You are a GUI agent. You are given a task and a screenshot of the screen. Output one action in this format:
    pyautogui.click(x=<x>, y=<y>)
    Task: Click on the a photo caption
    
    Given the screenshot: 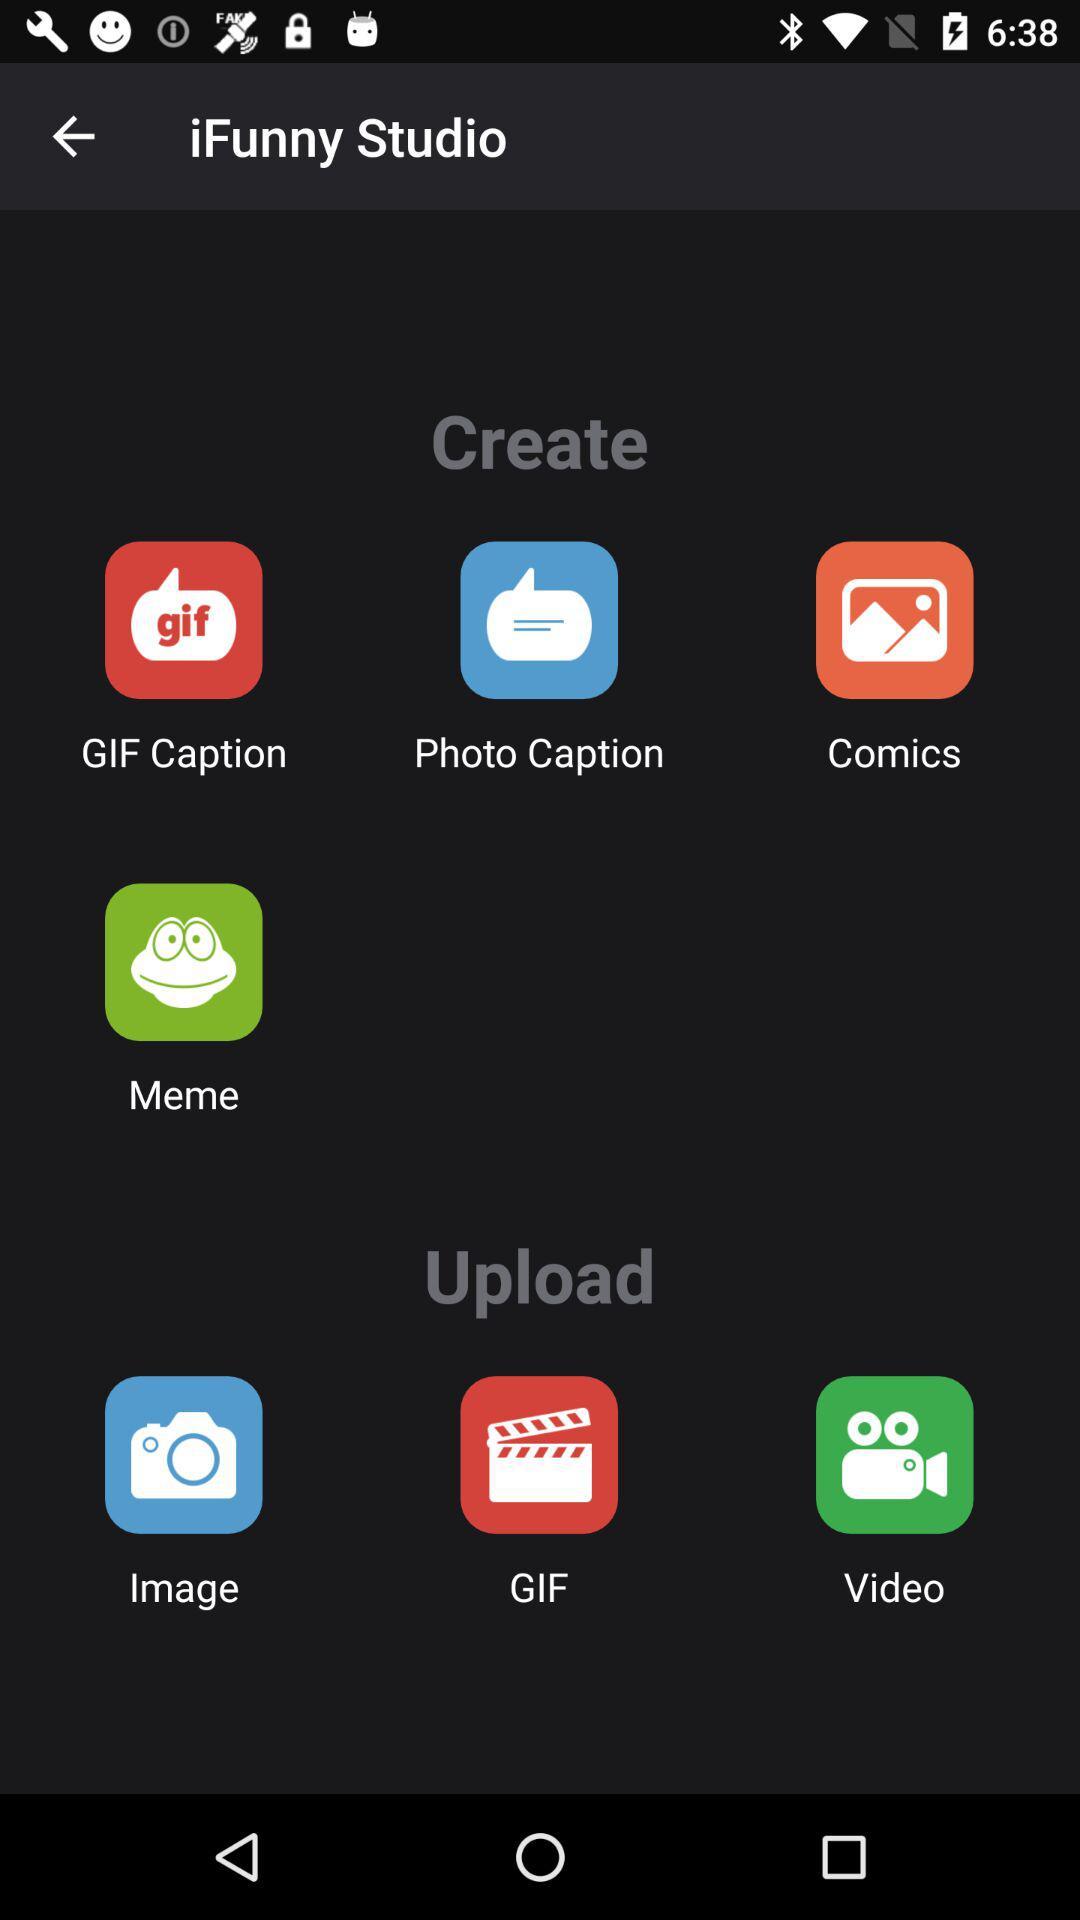 What is the action you would take?
    pyautogui.click(x=538, y=619)
    